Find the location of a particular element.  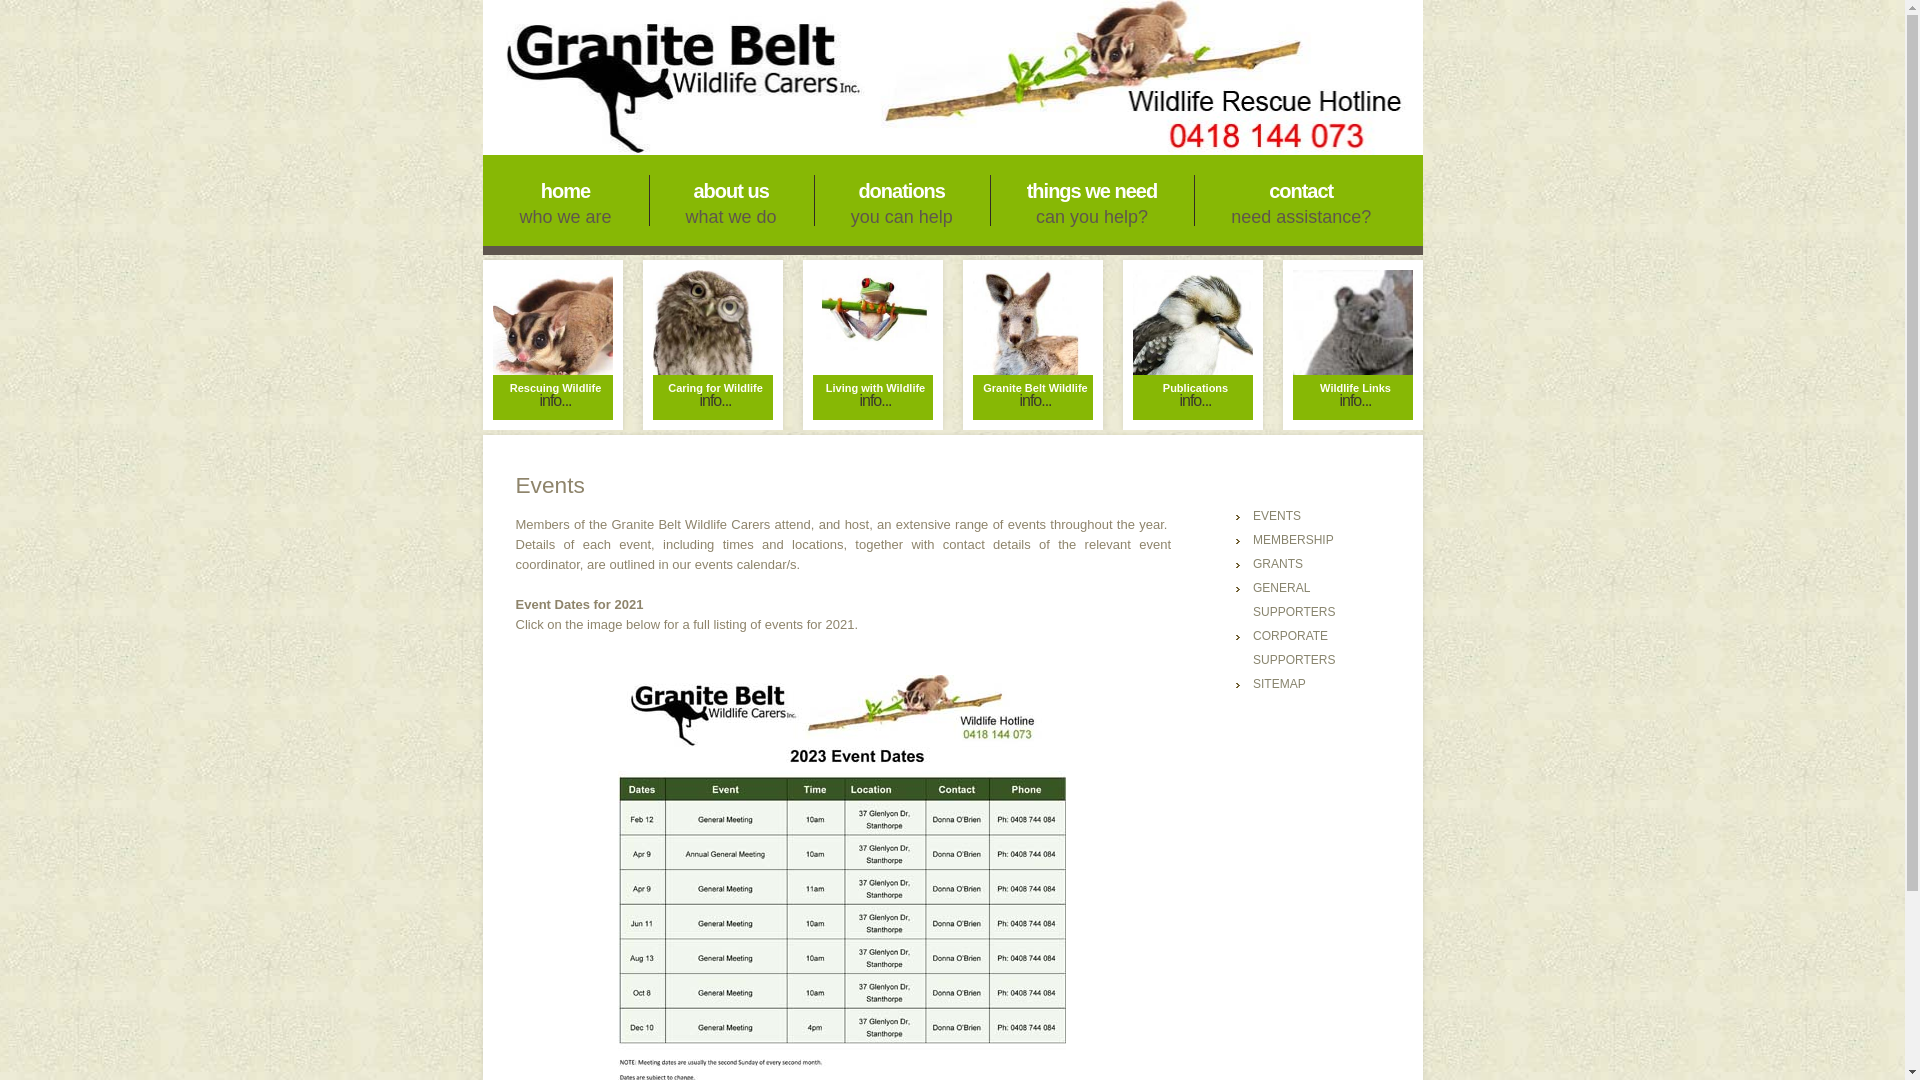

'donations is located at coordinates (901, 200).